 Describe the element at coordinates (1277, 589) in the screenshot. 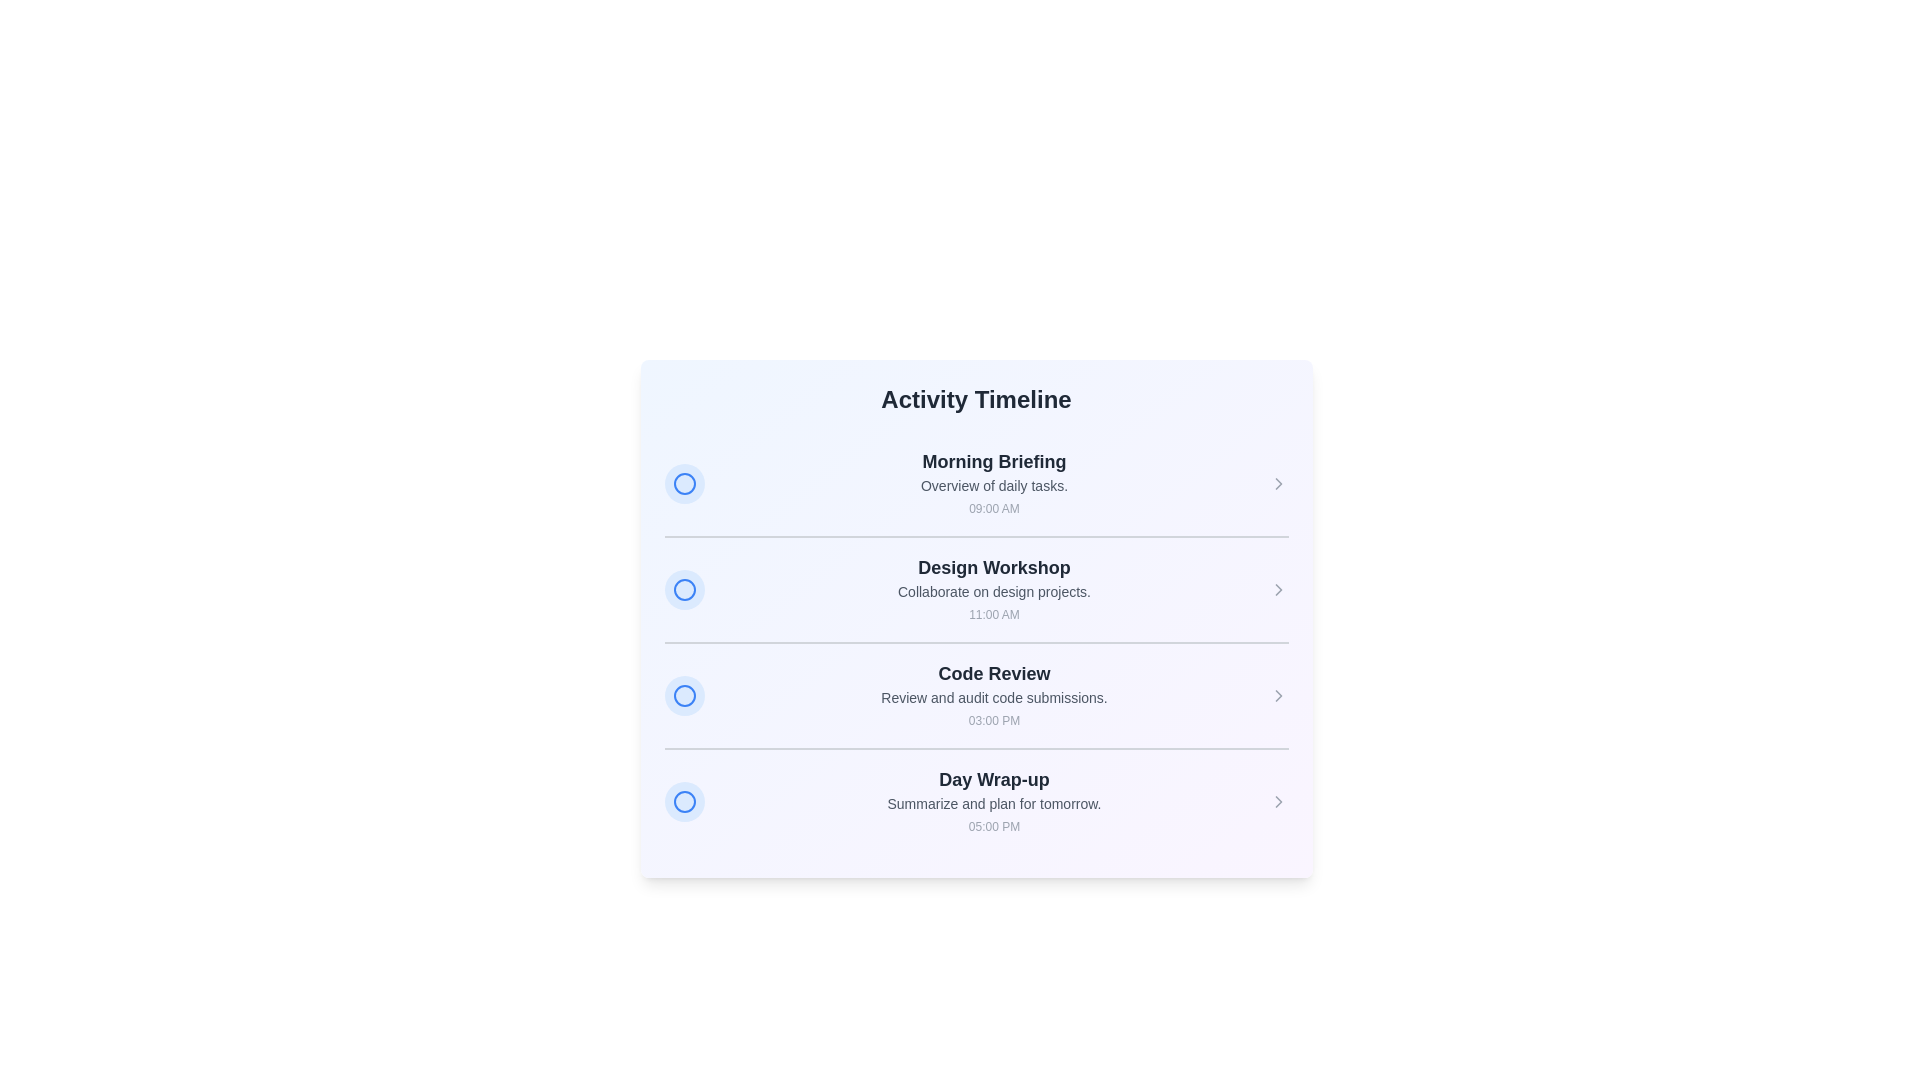

I see `the right-pointing chevron arrow icon, which is styled with a gray color and located to the far right of the 'Design Workshop' section in the Activity Timeline` at that location.